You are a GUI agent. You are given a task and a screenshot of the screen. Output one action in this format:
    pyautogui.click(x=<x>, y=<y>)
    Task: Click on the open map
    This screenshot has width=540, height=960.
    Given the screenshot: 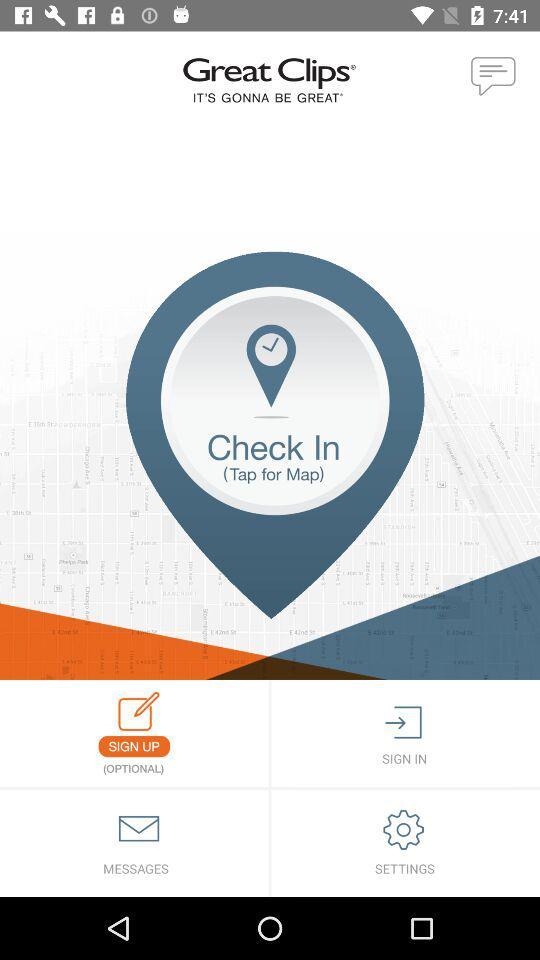 What is the action you would take?
    pyautogui.click(x=270, y=465)
    